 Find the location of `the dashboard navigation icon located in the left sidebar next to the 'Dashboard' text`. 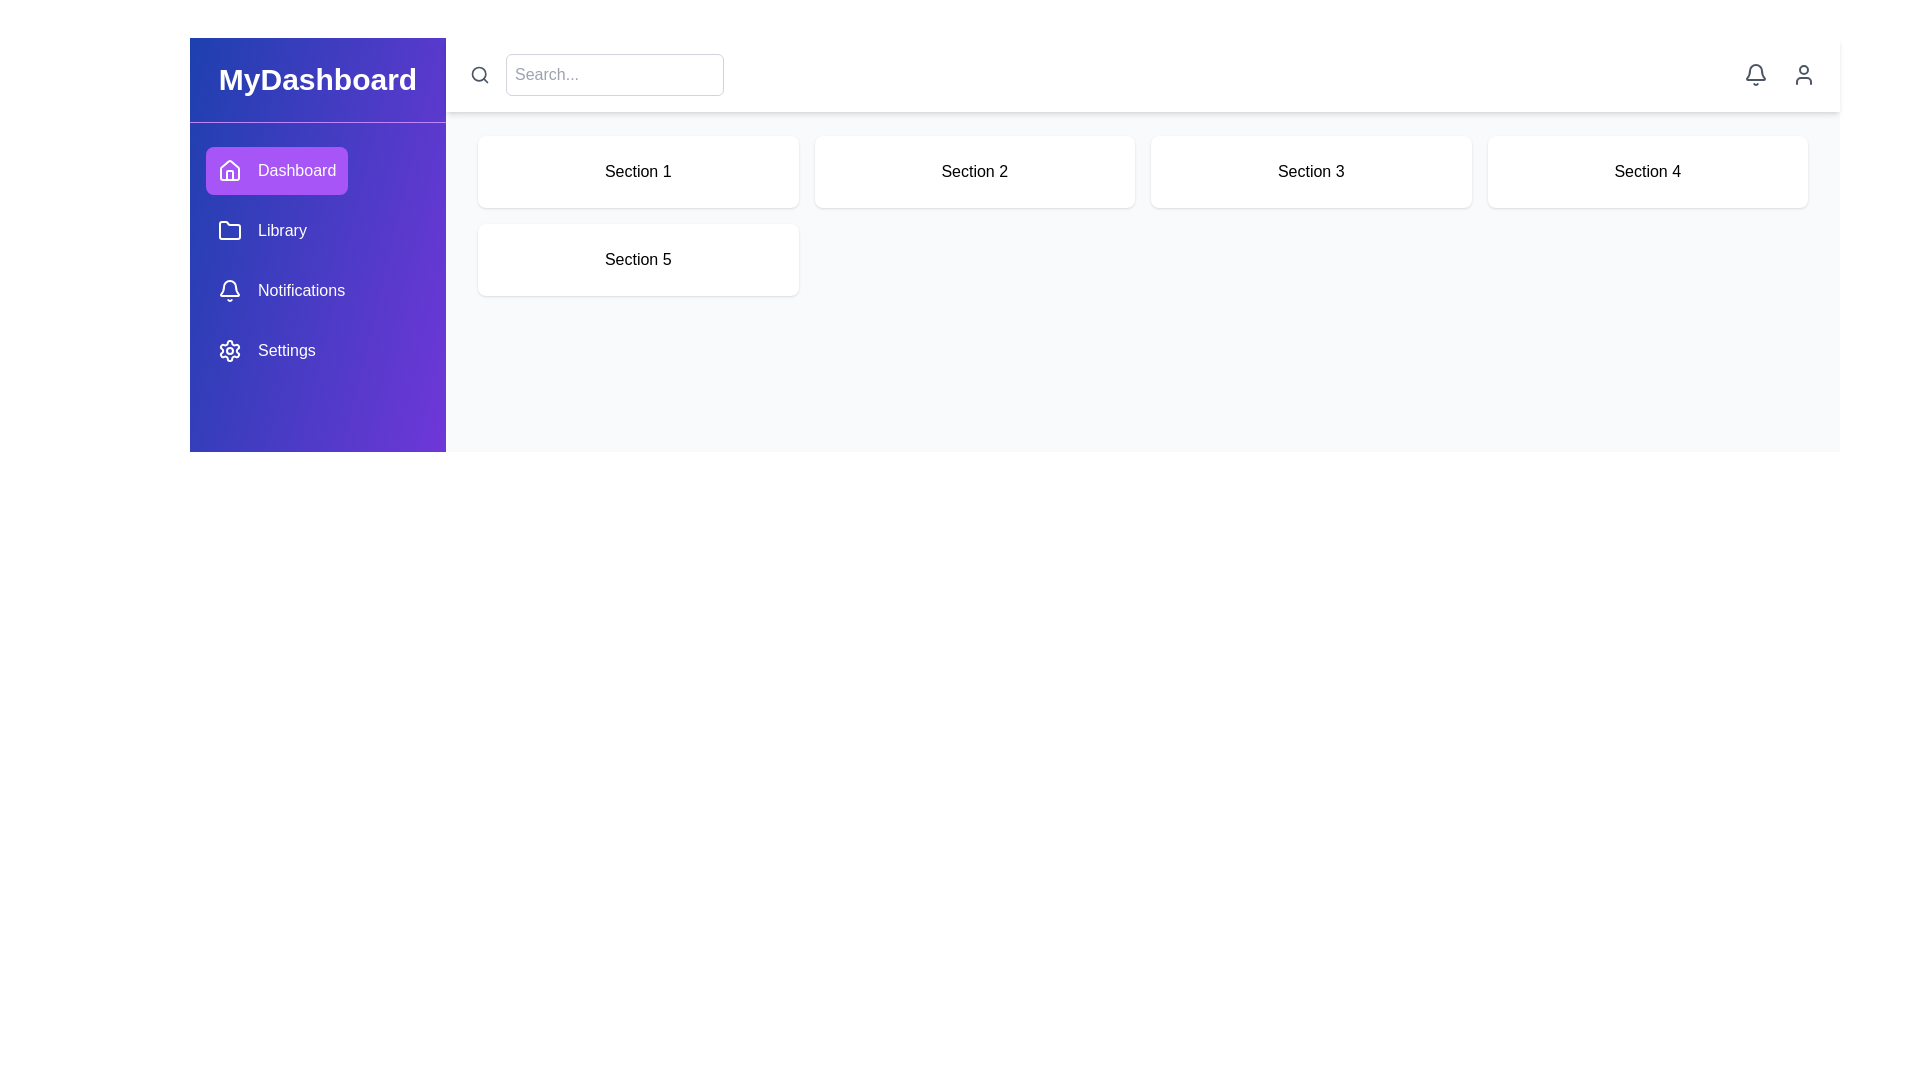

the dashboard navigation icon located in the left sidebar next to the 'Dashboard' text is located at coordinates (230, 168).